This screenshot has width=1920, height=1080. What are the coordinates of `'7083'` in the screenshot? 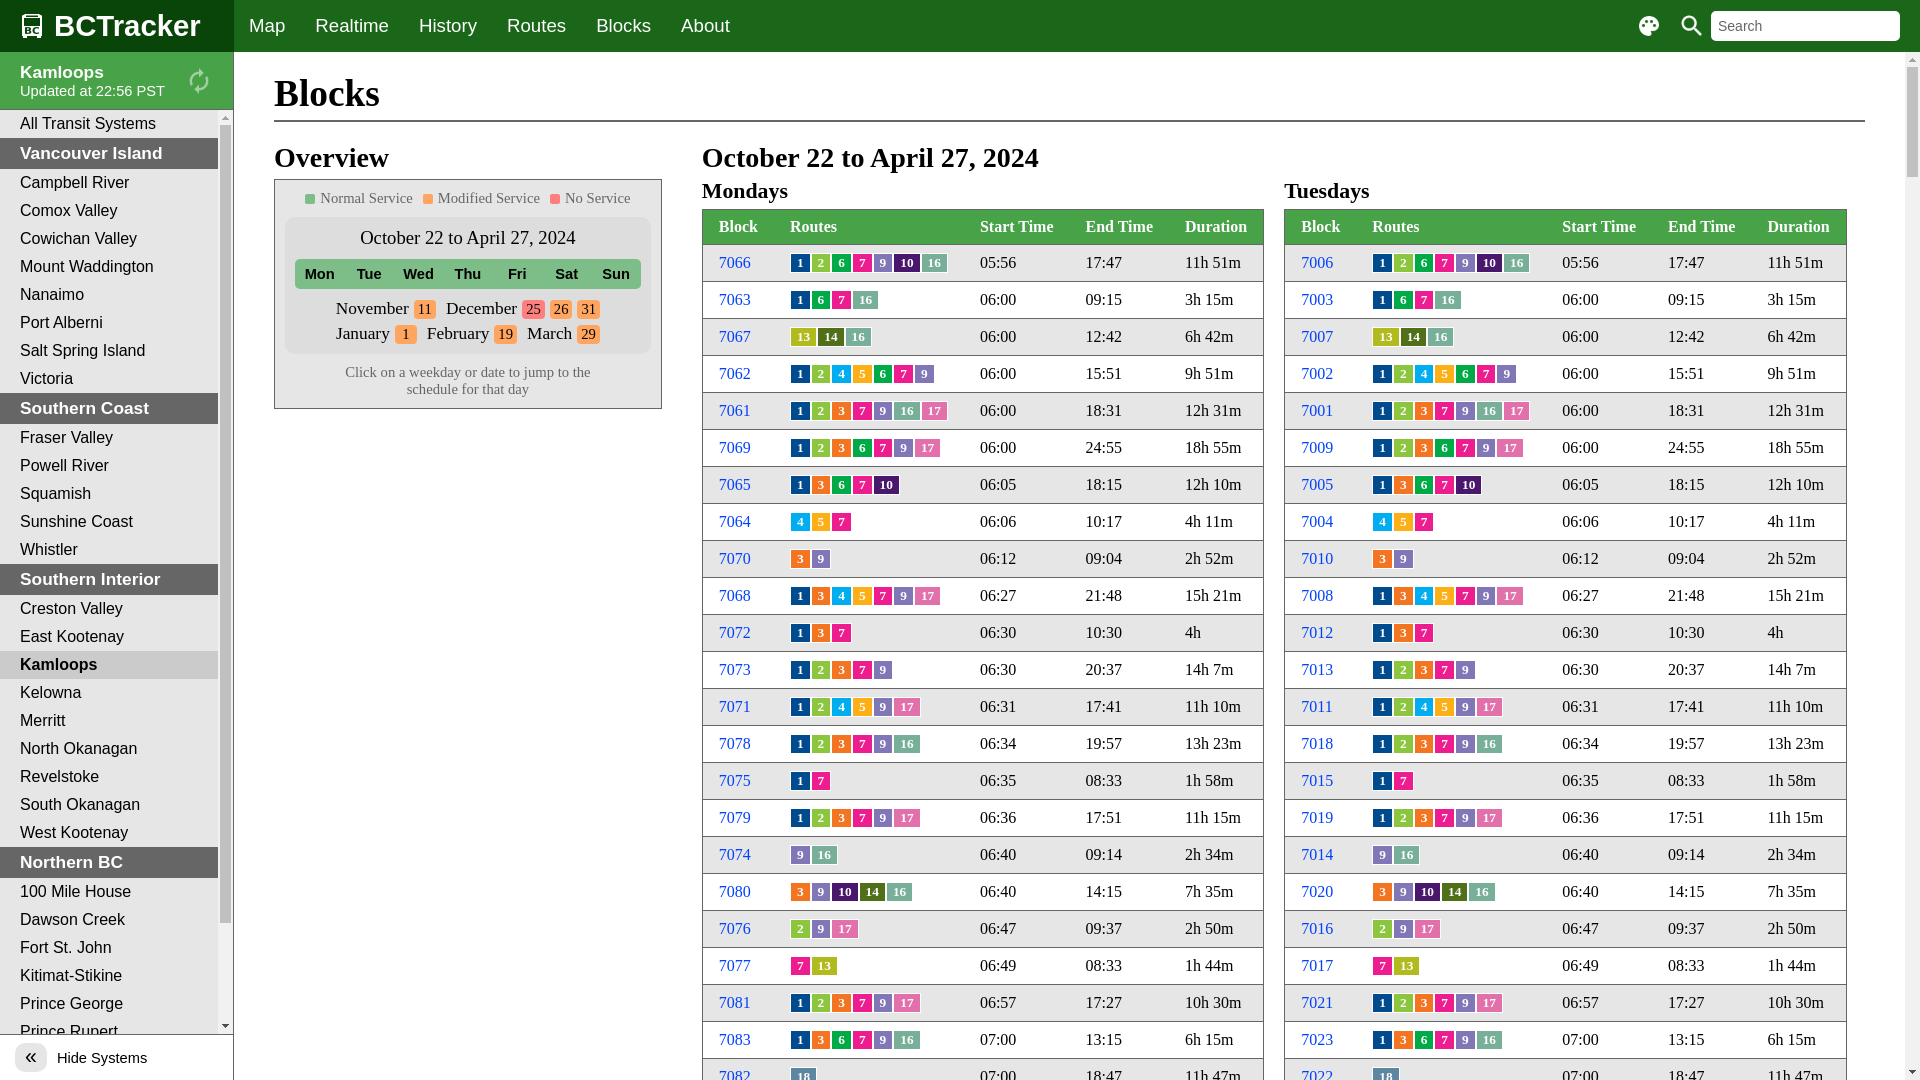 It's located at (719, 1038).